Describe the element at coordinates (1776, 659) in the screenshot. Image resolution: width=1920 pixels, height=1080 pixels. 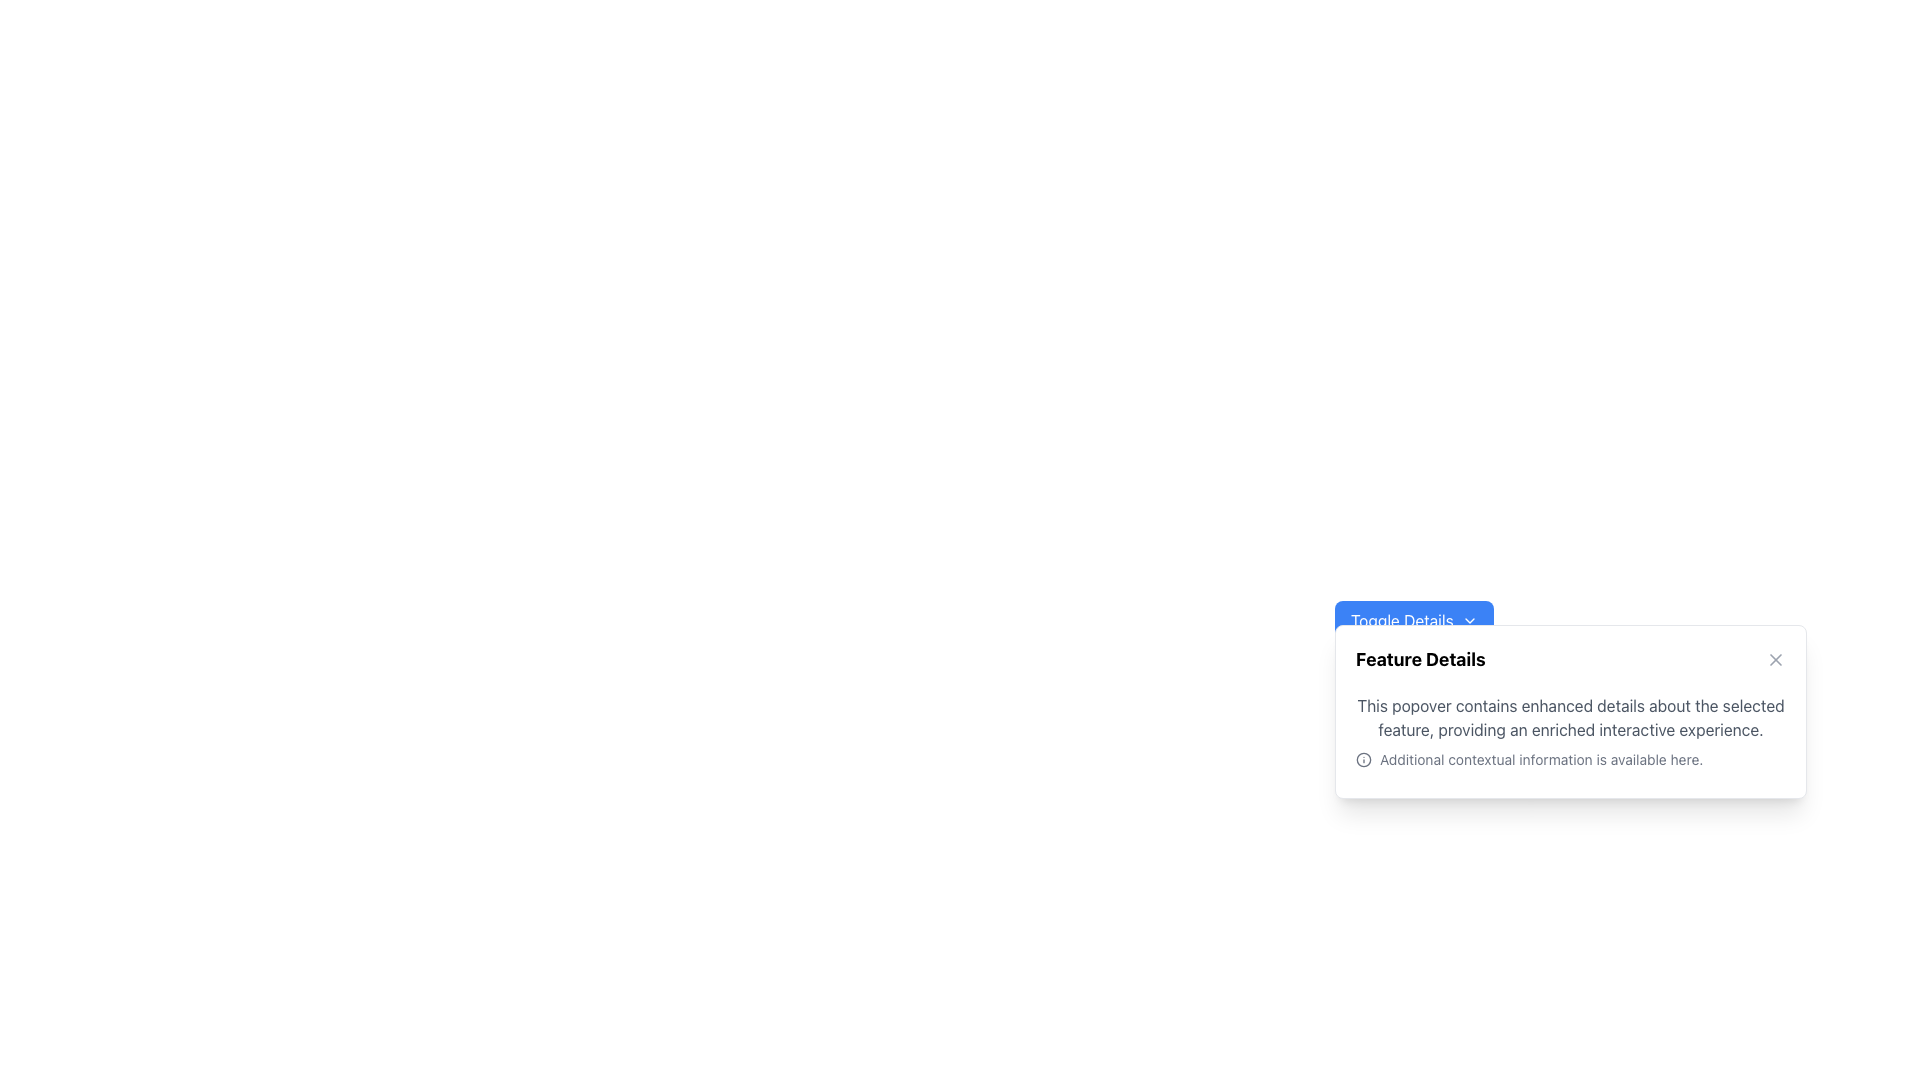
I see `the 'X' icon button styled in light gray color with rounded edges, located at the far right of the header next to the text 'Feature Details'` at that location.